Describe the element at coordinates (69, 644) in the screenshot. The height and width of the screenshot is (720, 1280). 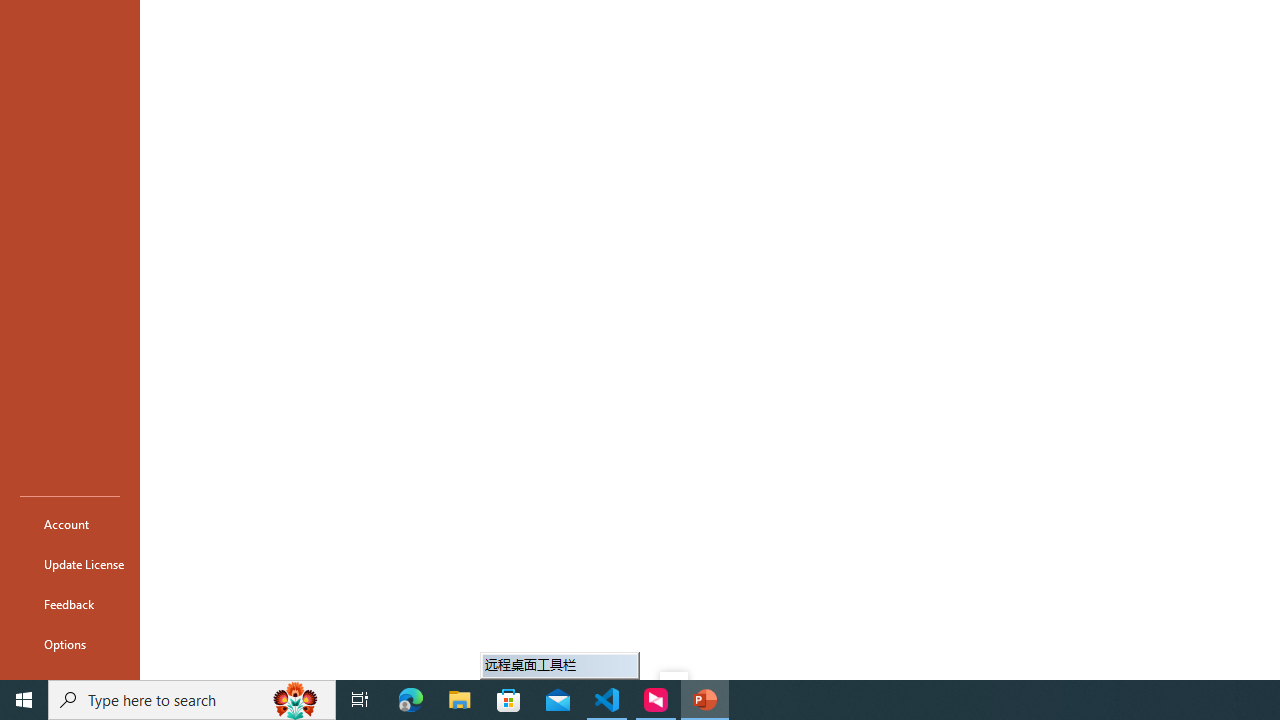
I see `'Options'` at that location.